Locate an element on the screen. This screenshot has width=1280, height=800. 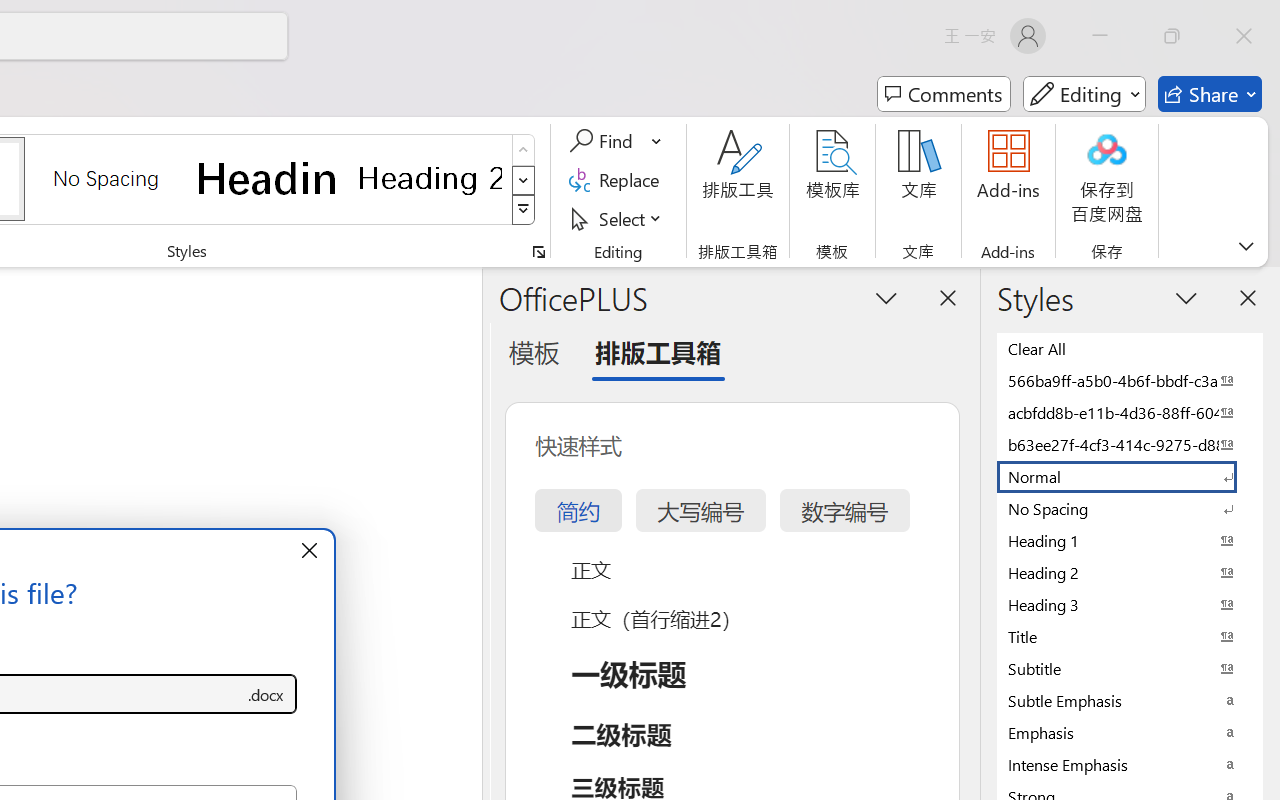
'Styles...' is located at coordinates (538, 251).